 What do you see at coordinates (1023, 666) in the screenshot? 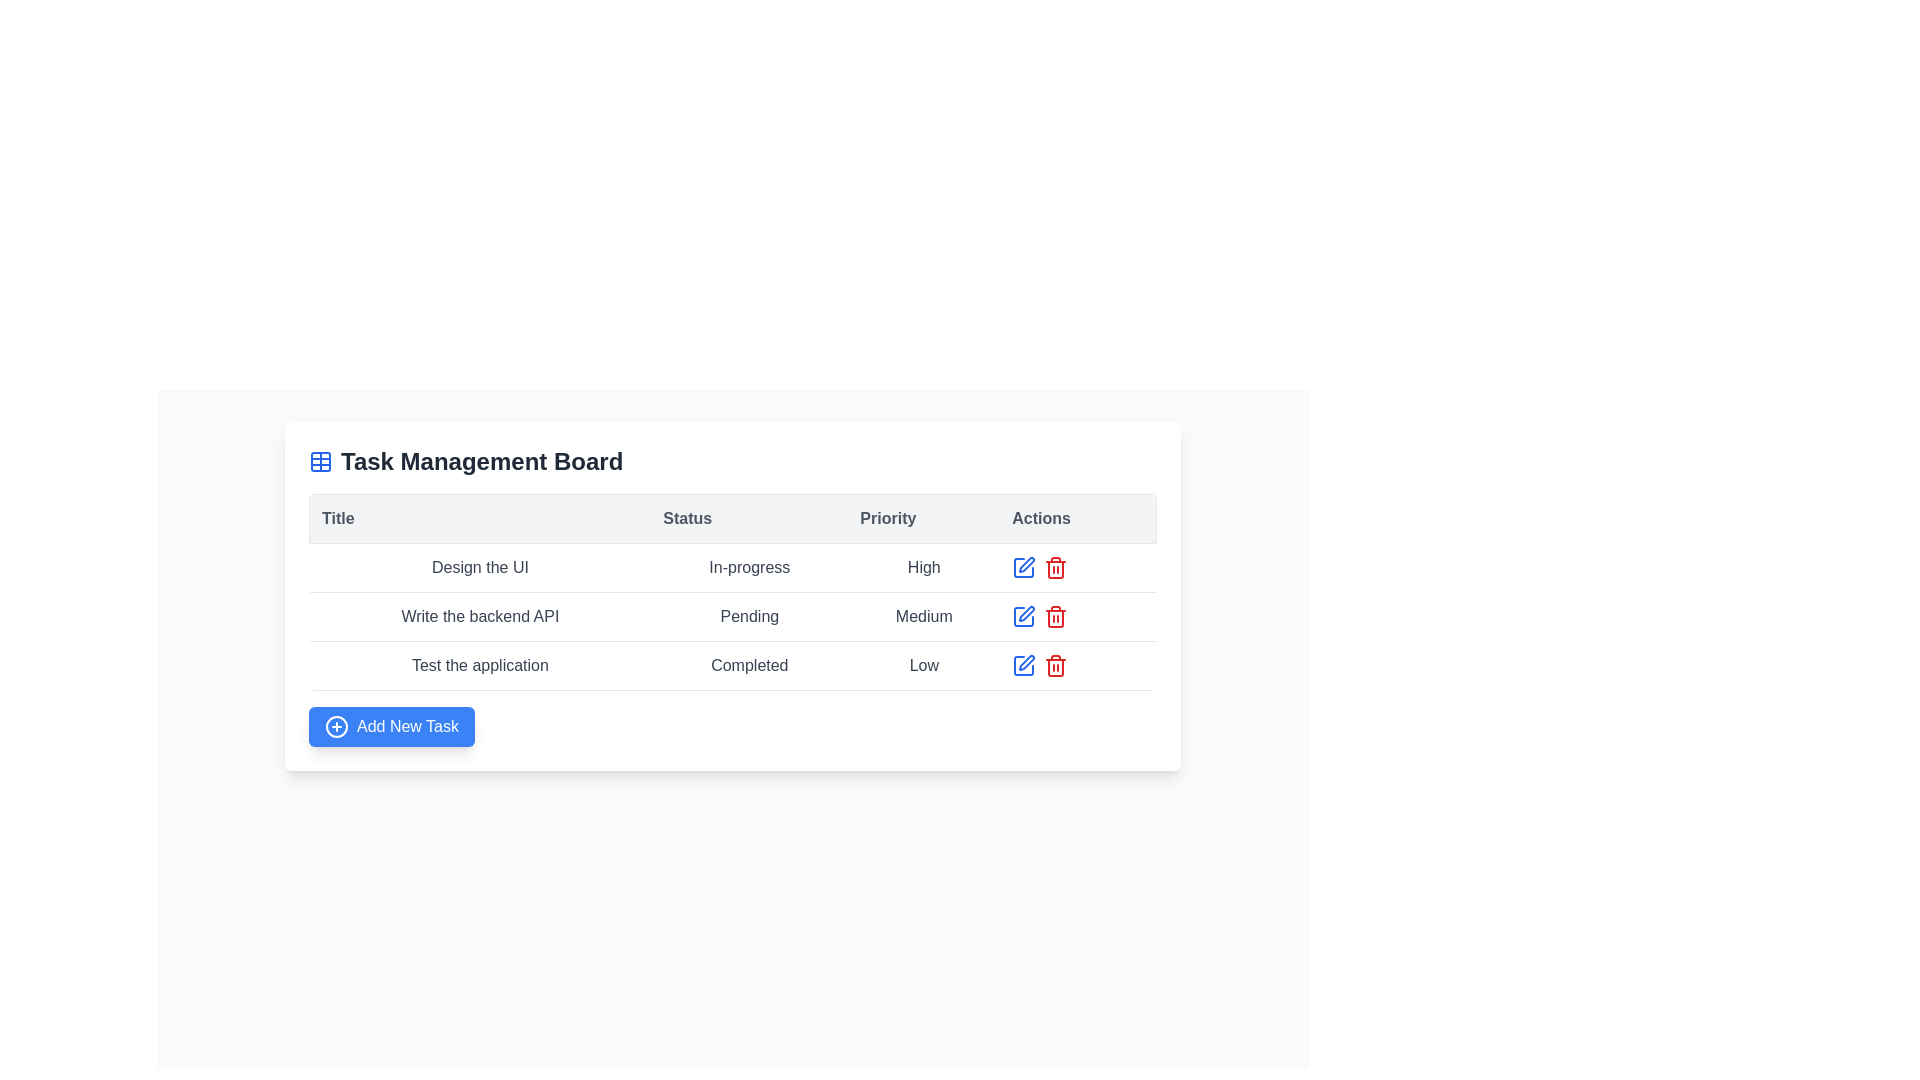
I see `the edit button located in the 'Actions' column of the last row in the Task Management Board to initiate editing of the associated task` at bounding box center [1023, 666].